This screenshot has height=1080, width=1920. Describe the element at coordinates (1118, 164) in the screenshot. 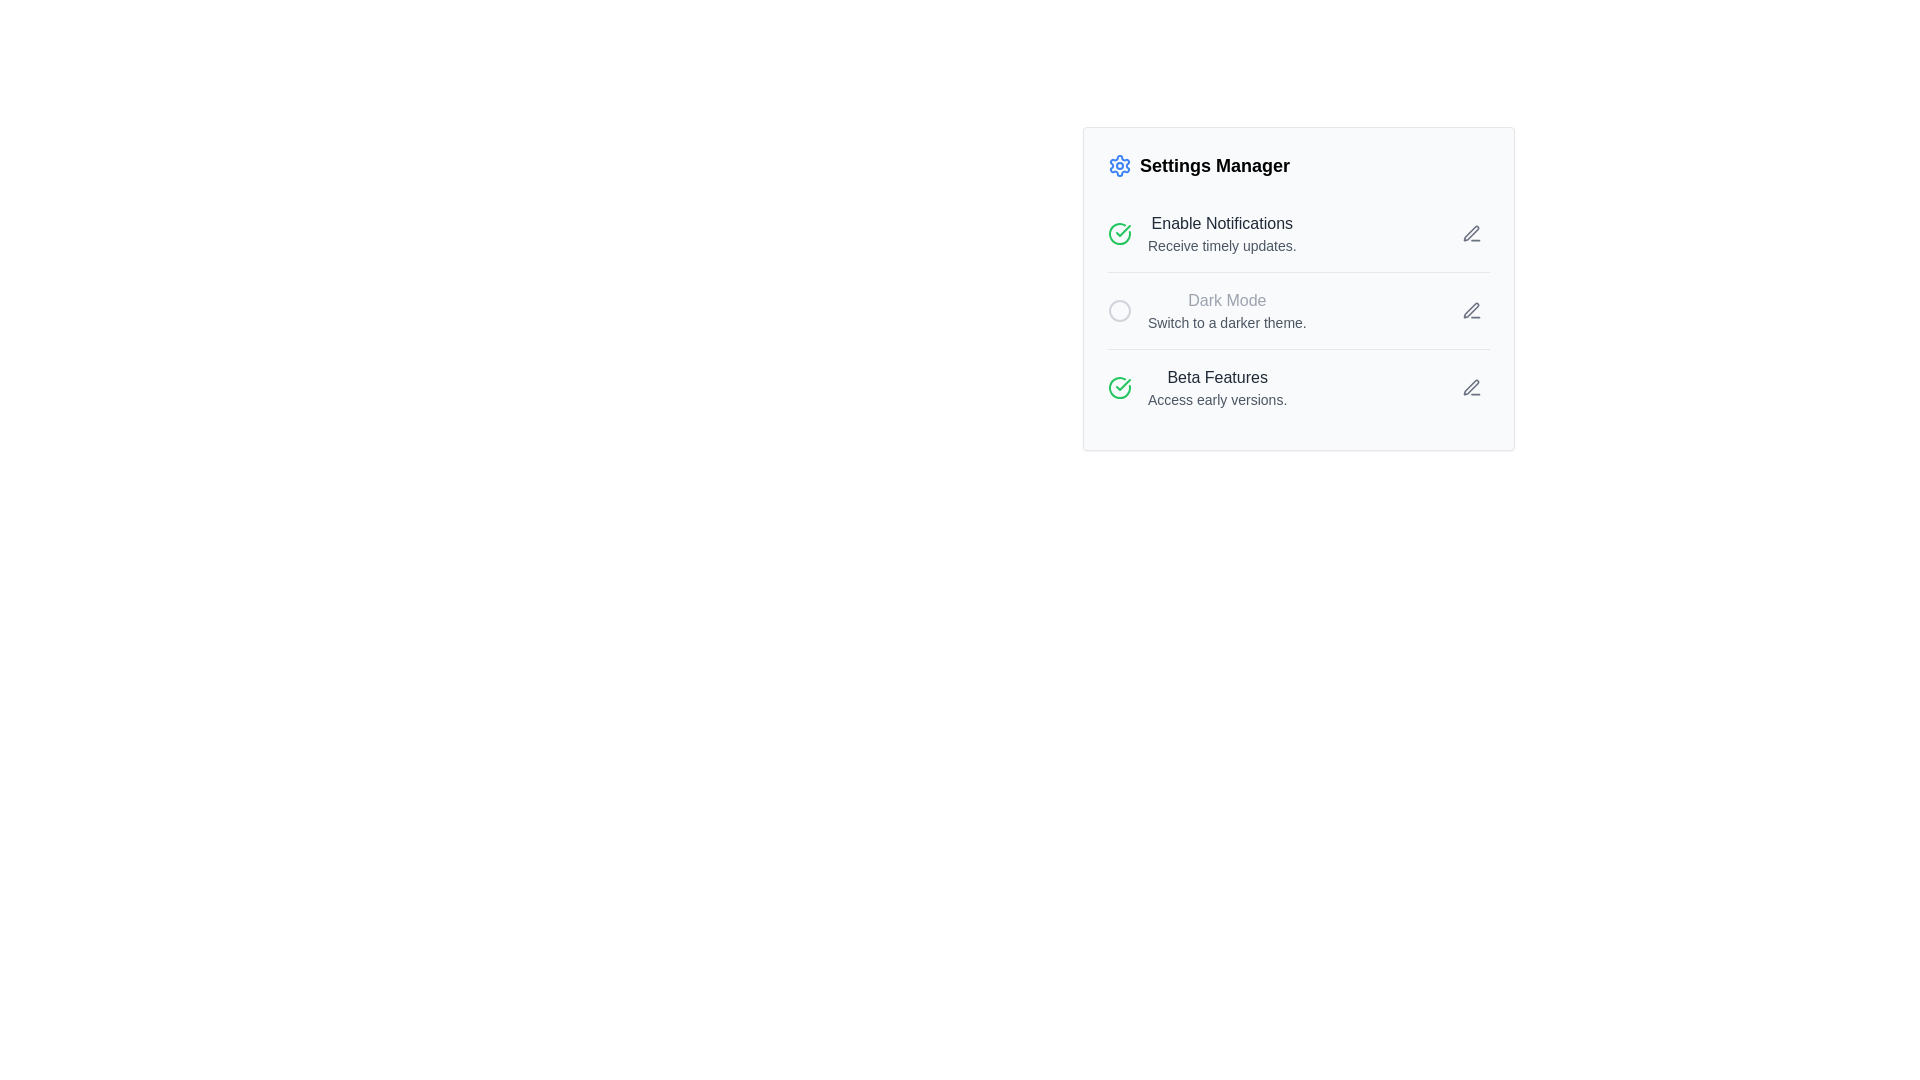

I see `the gear-shaped icon with a blue outline located to the left of the 'Settings Manager' text` at that location.